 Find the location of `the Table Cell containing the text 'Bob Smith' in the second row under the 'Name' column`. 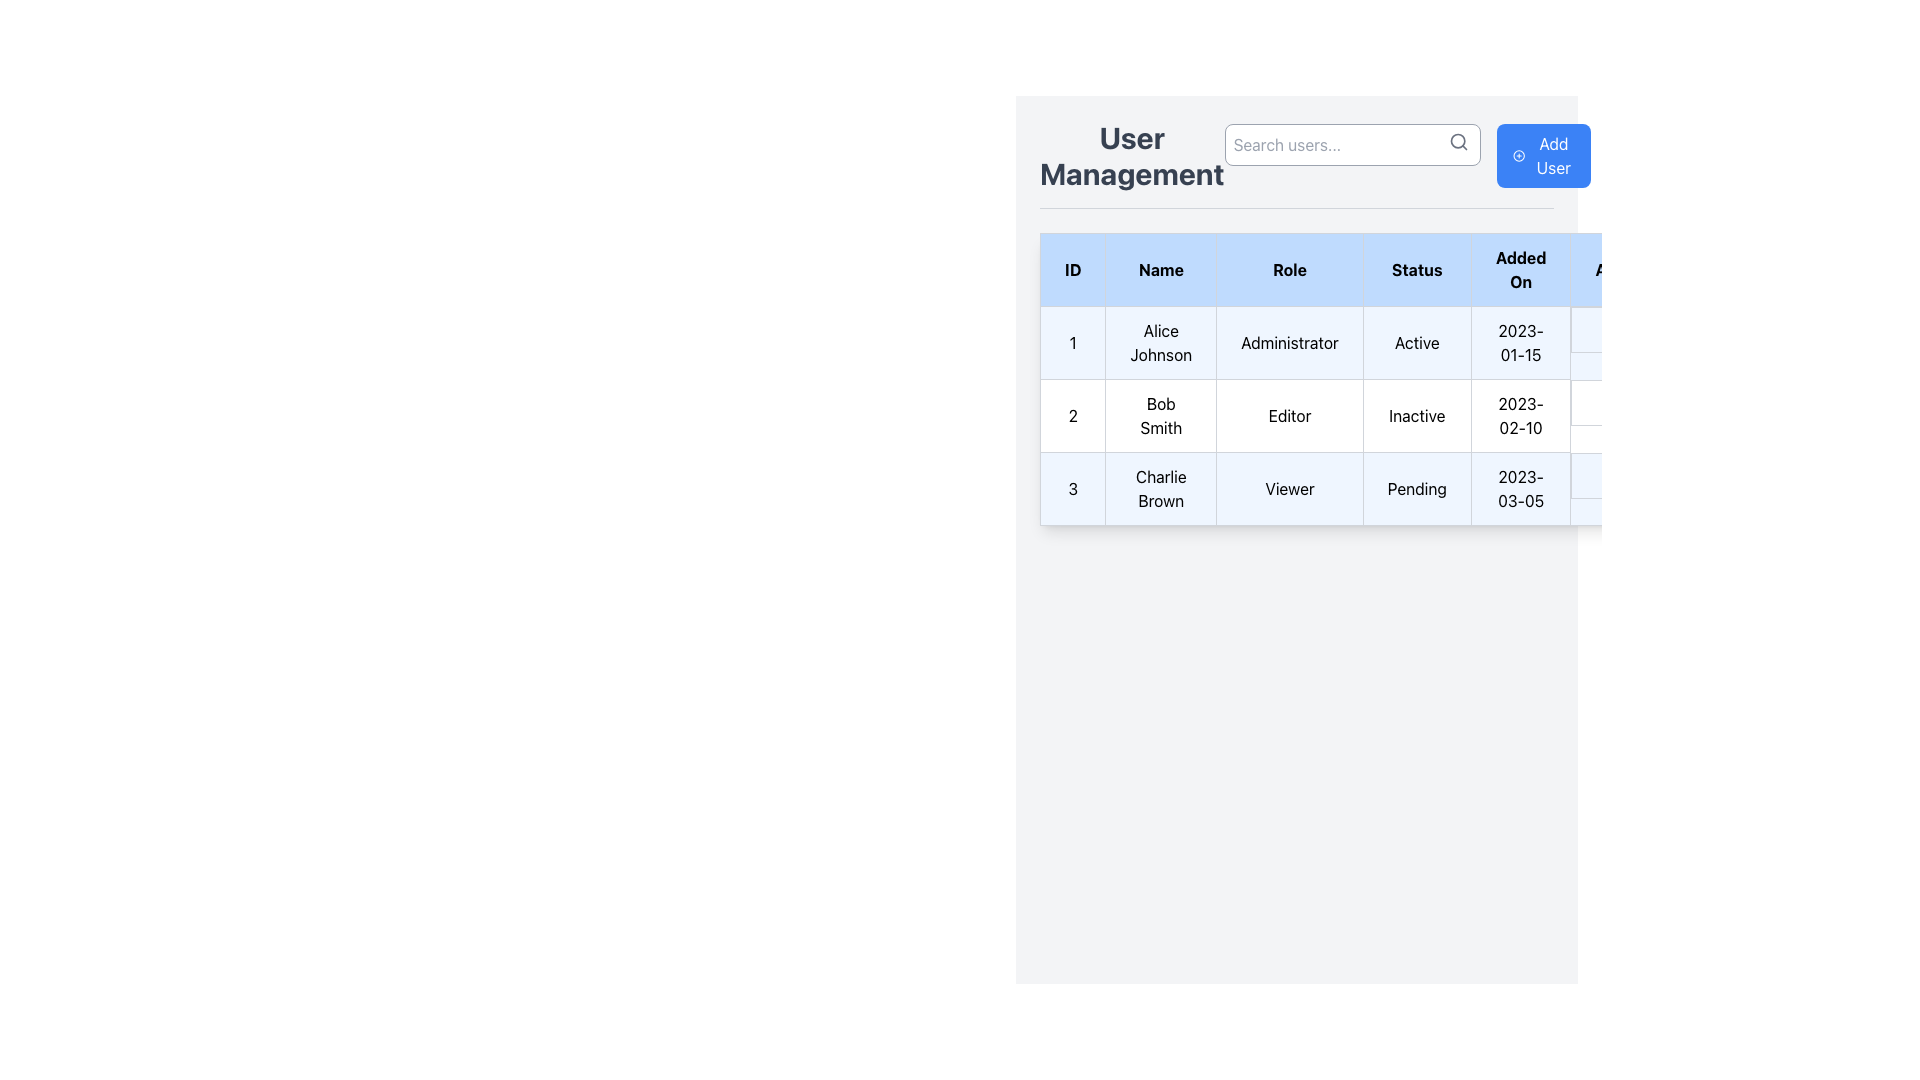

the Table Cell containing the text 'Bob Smith' in the second row under the 'Name' column is located at coordinates (1161, 415).